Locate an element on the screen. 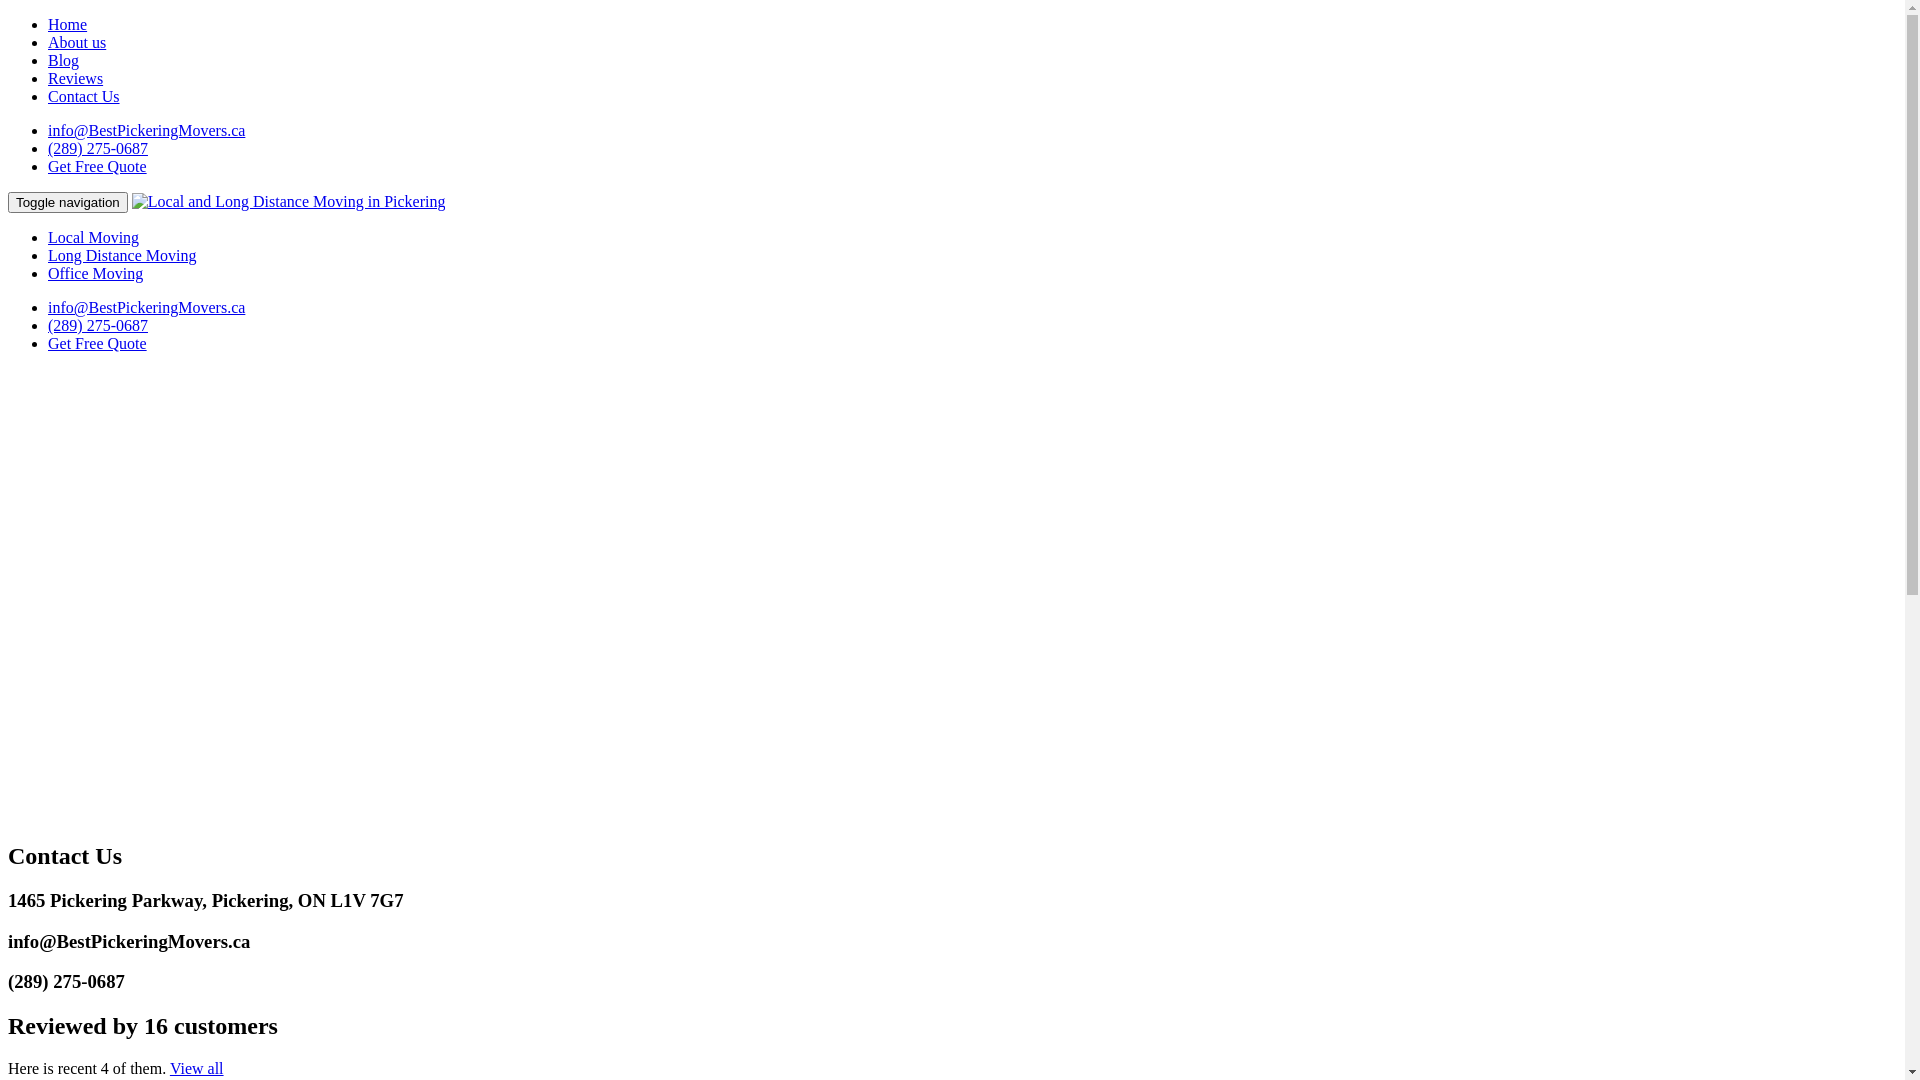 This screenshot has height=1080, width=1920. 'Home' is located at coordinates (67, 24).